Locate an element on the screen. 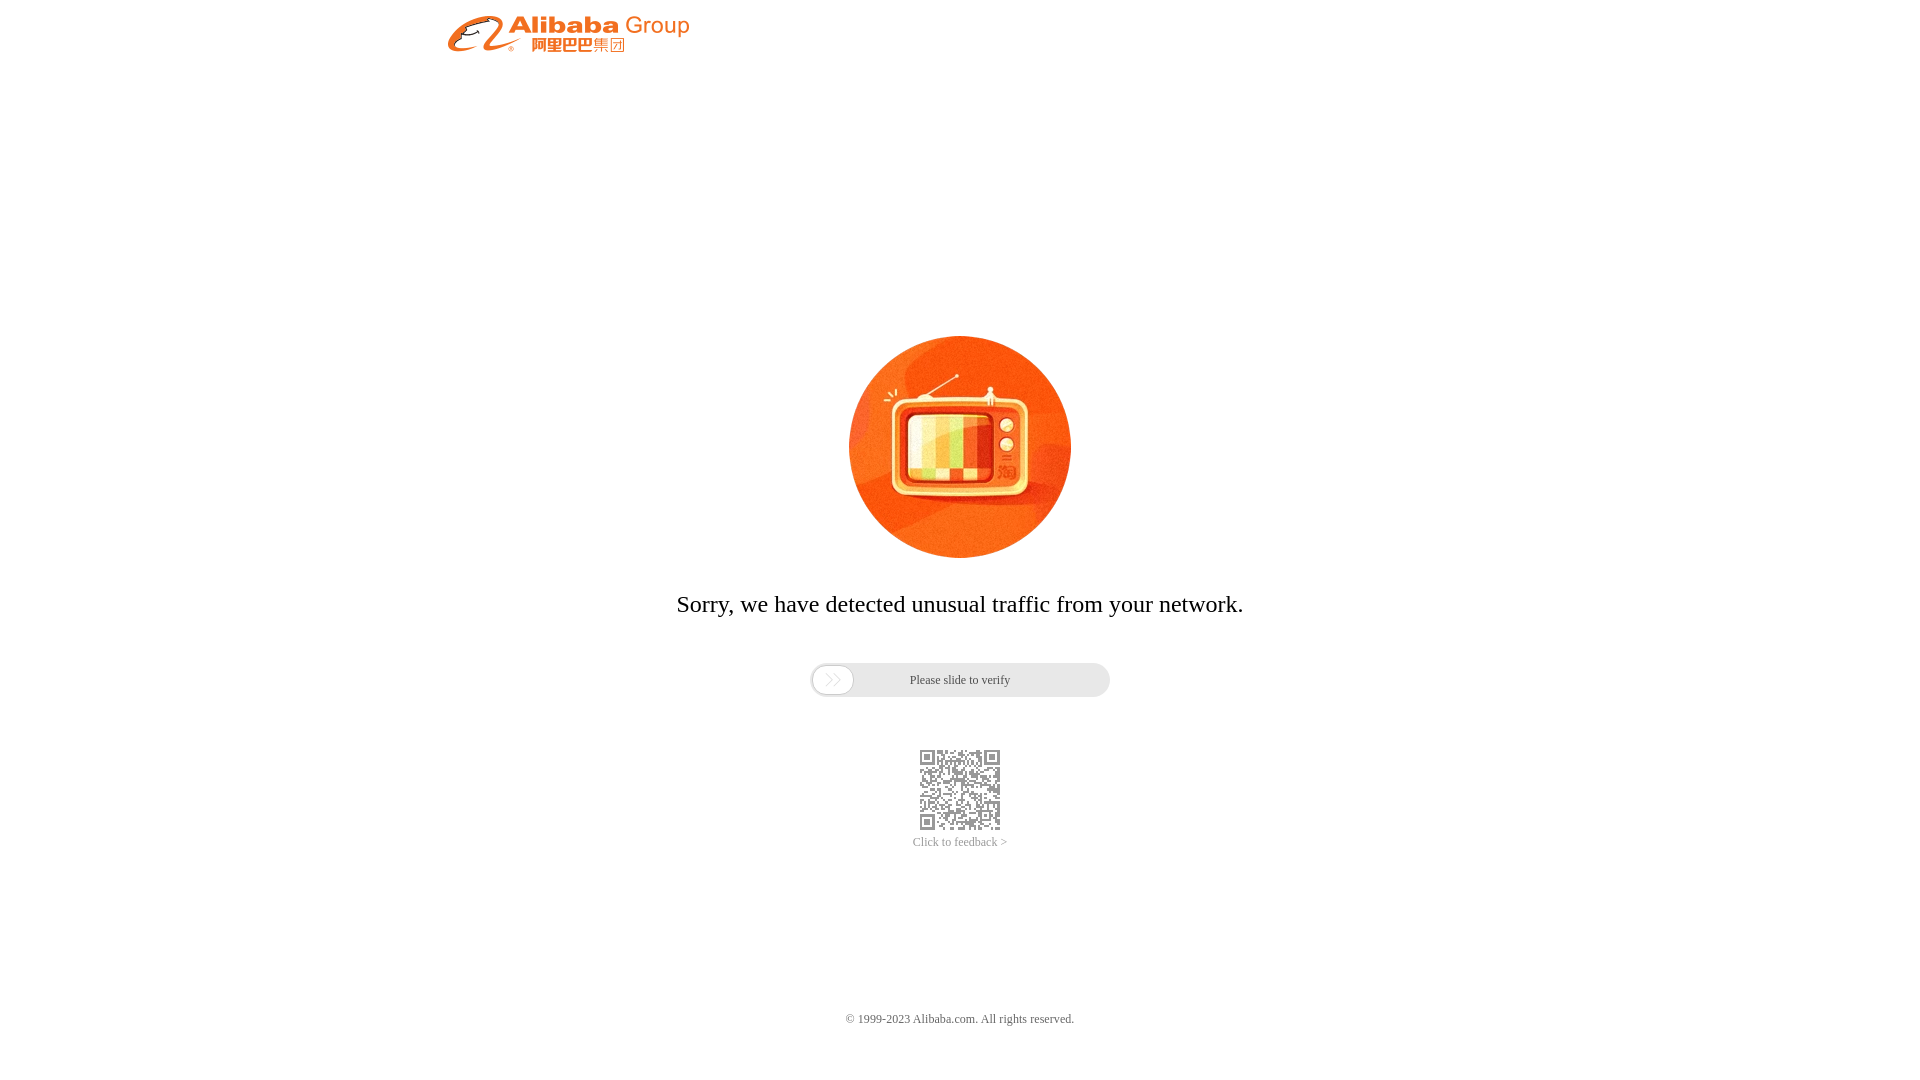 This screenshot has width=1920, height=1080. 'Click to feedback >' is located at coordinates (960, 842).